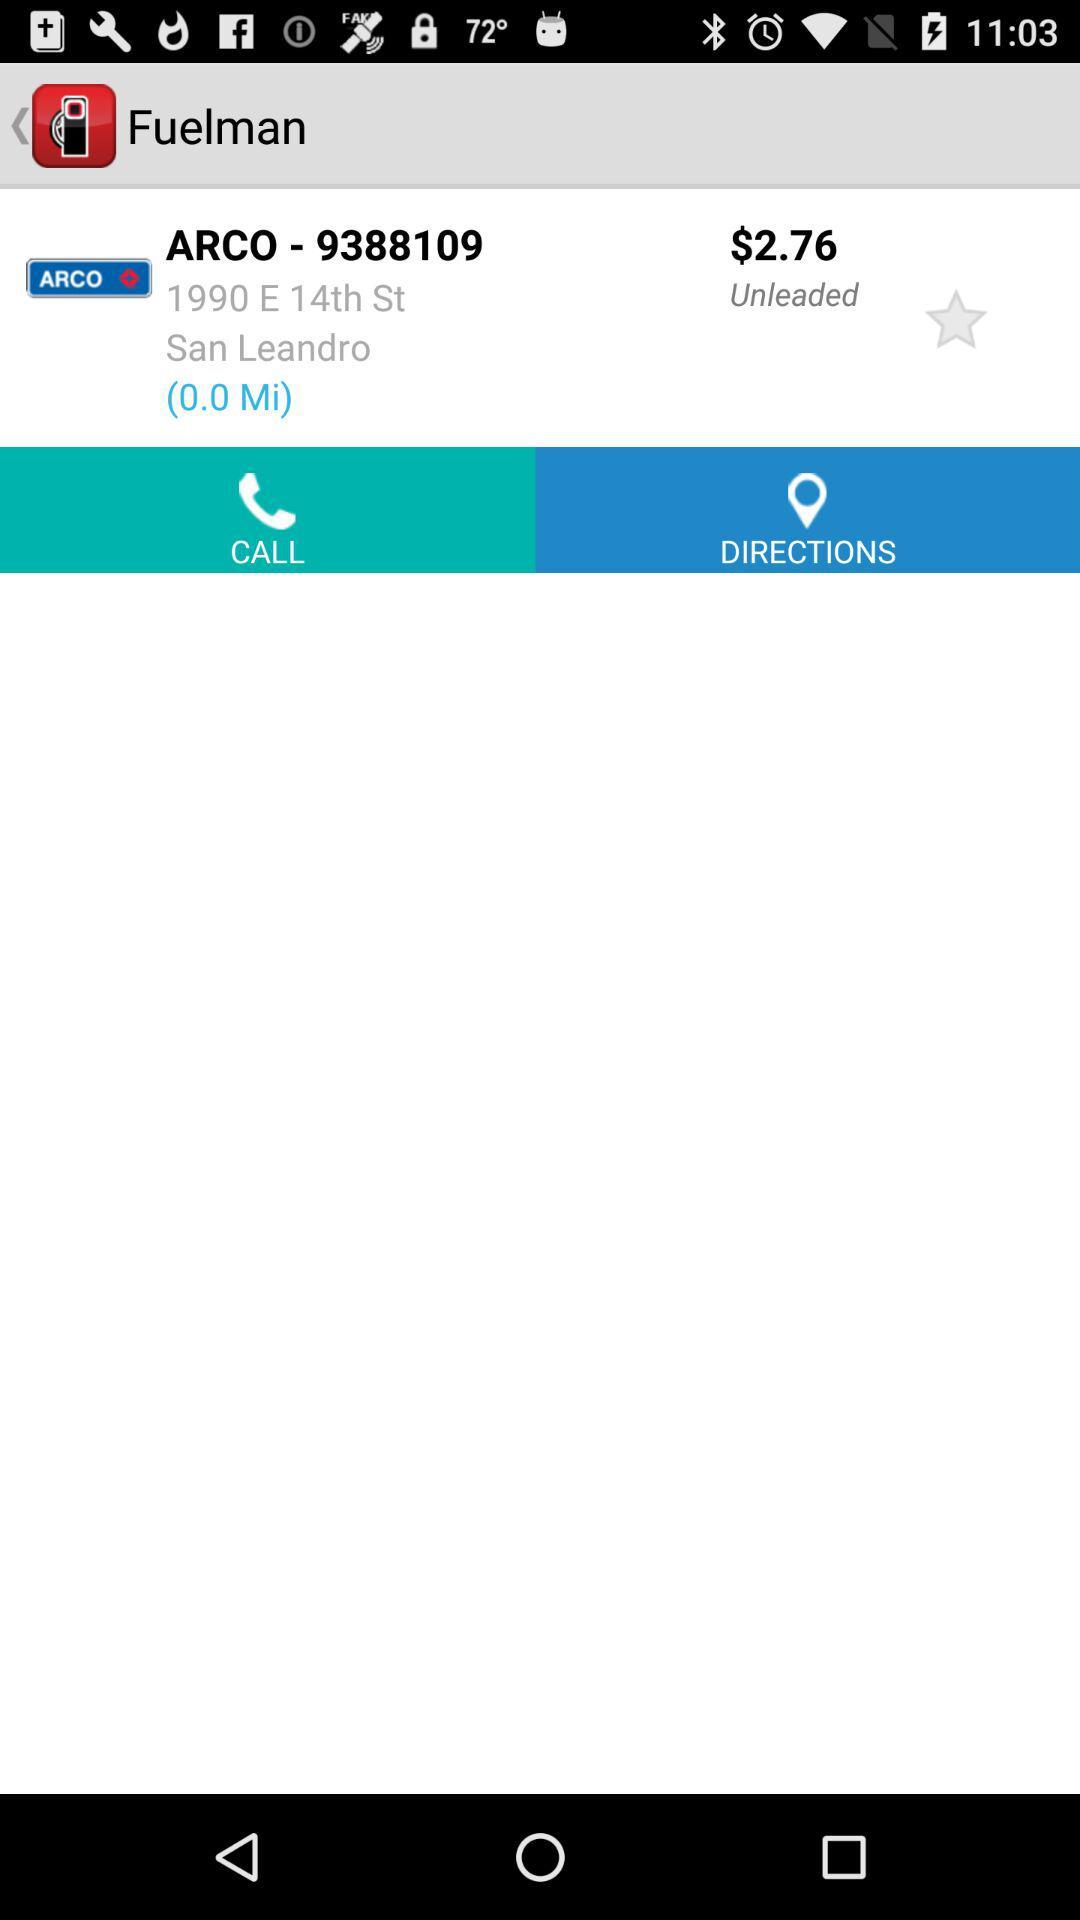  Describe the element at coordinates (266, 509) in the screenshot. I see `app below the (0.0 mi)` at that location.